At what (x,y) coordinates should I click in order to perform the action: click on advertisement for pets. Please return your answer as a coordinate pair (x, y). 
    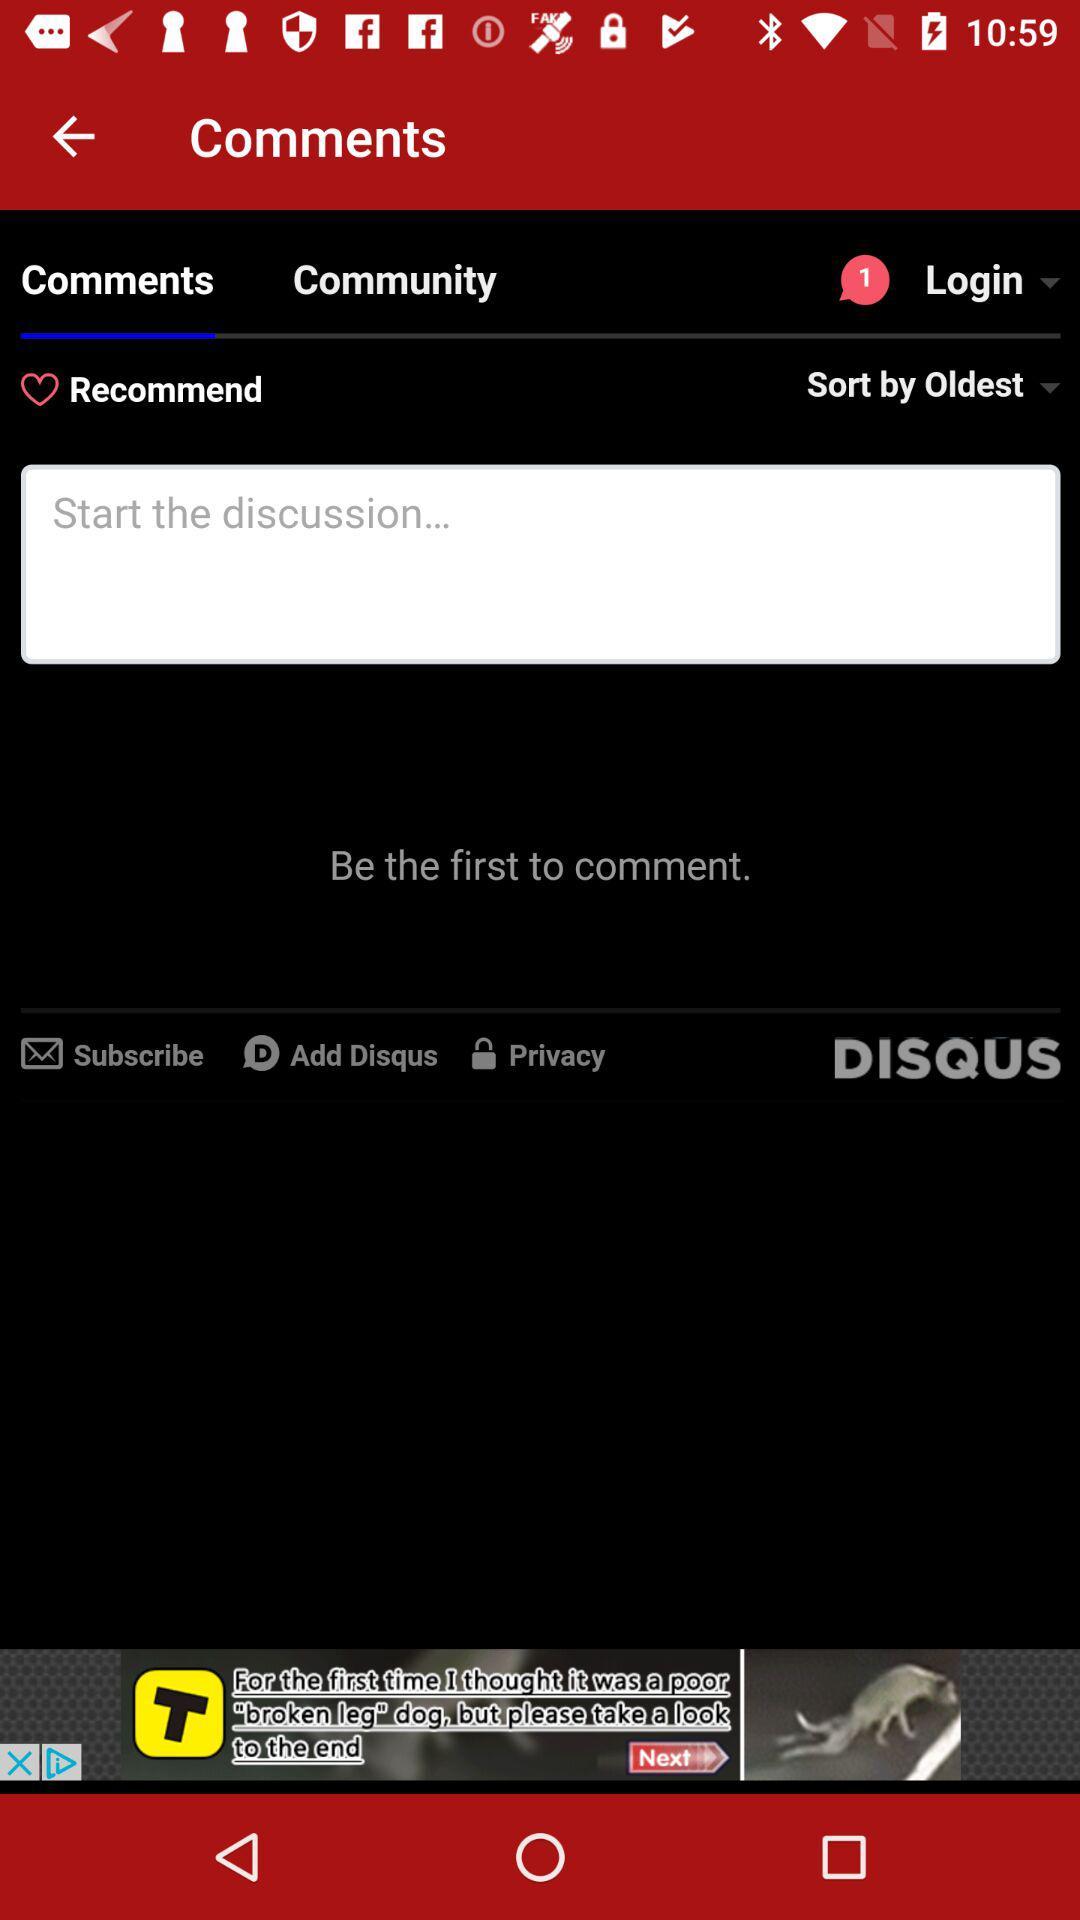
    Looking at the image, I should click on (540, 1713).